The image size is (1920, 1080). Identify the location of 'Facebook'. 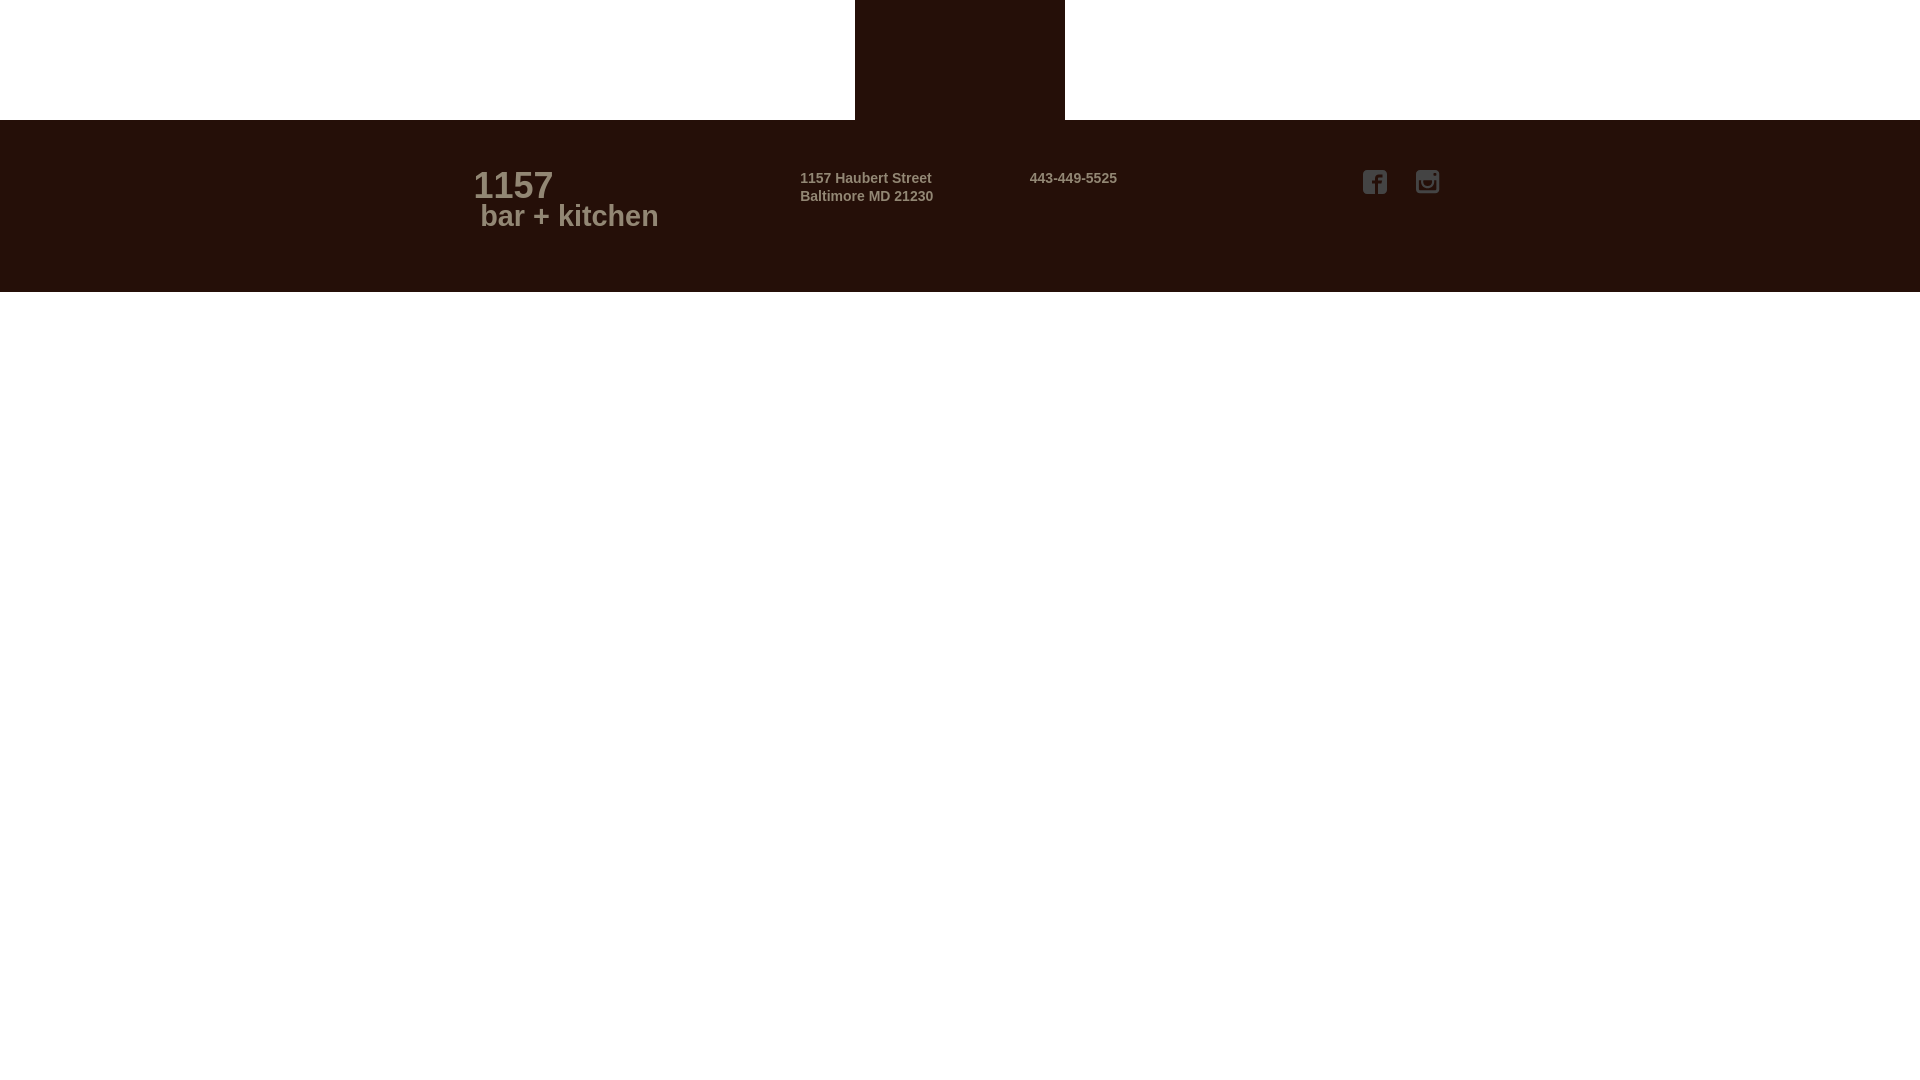
(1373, 181).